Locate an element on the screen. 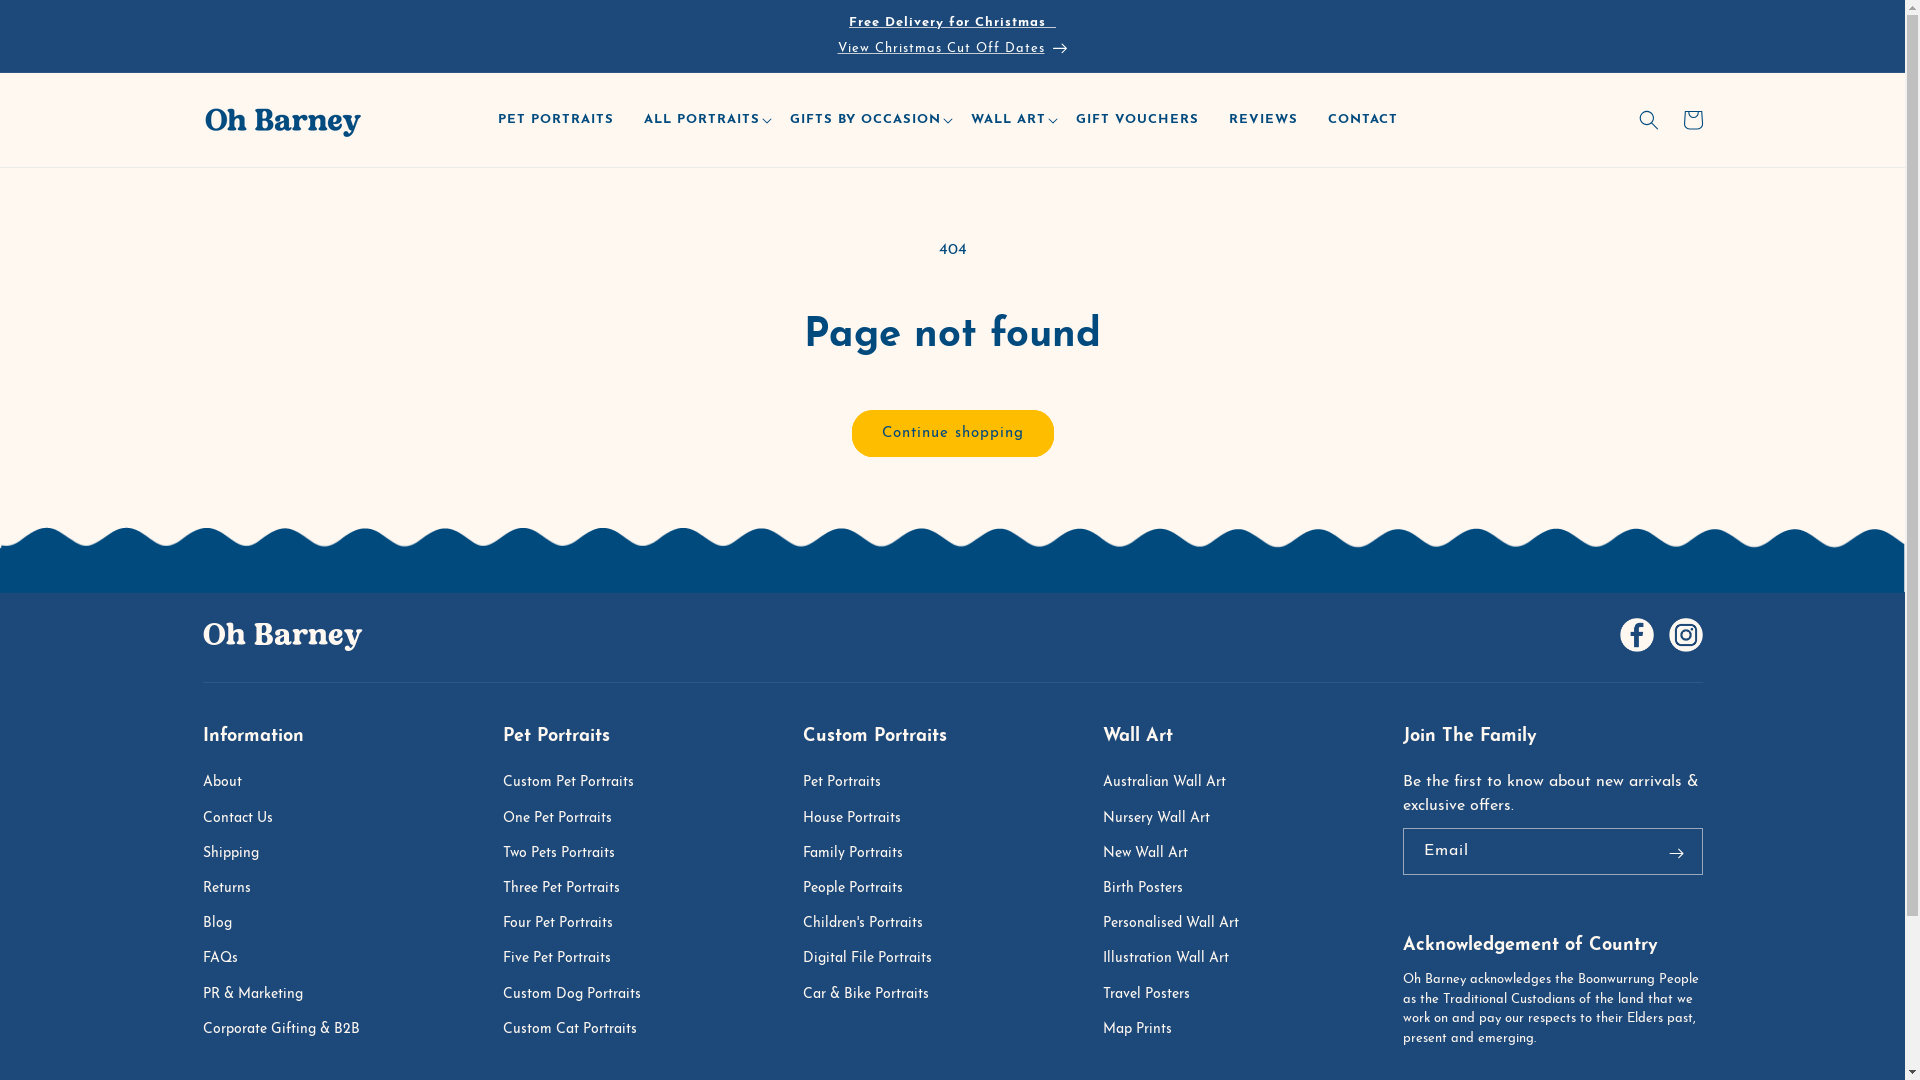 This screenshot has height=1080, width=1920. 'Family Portraits' is located at coordinates (862, 853).